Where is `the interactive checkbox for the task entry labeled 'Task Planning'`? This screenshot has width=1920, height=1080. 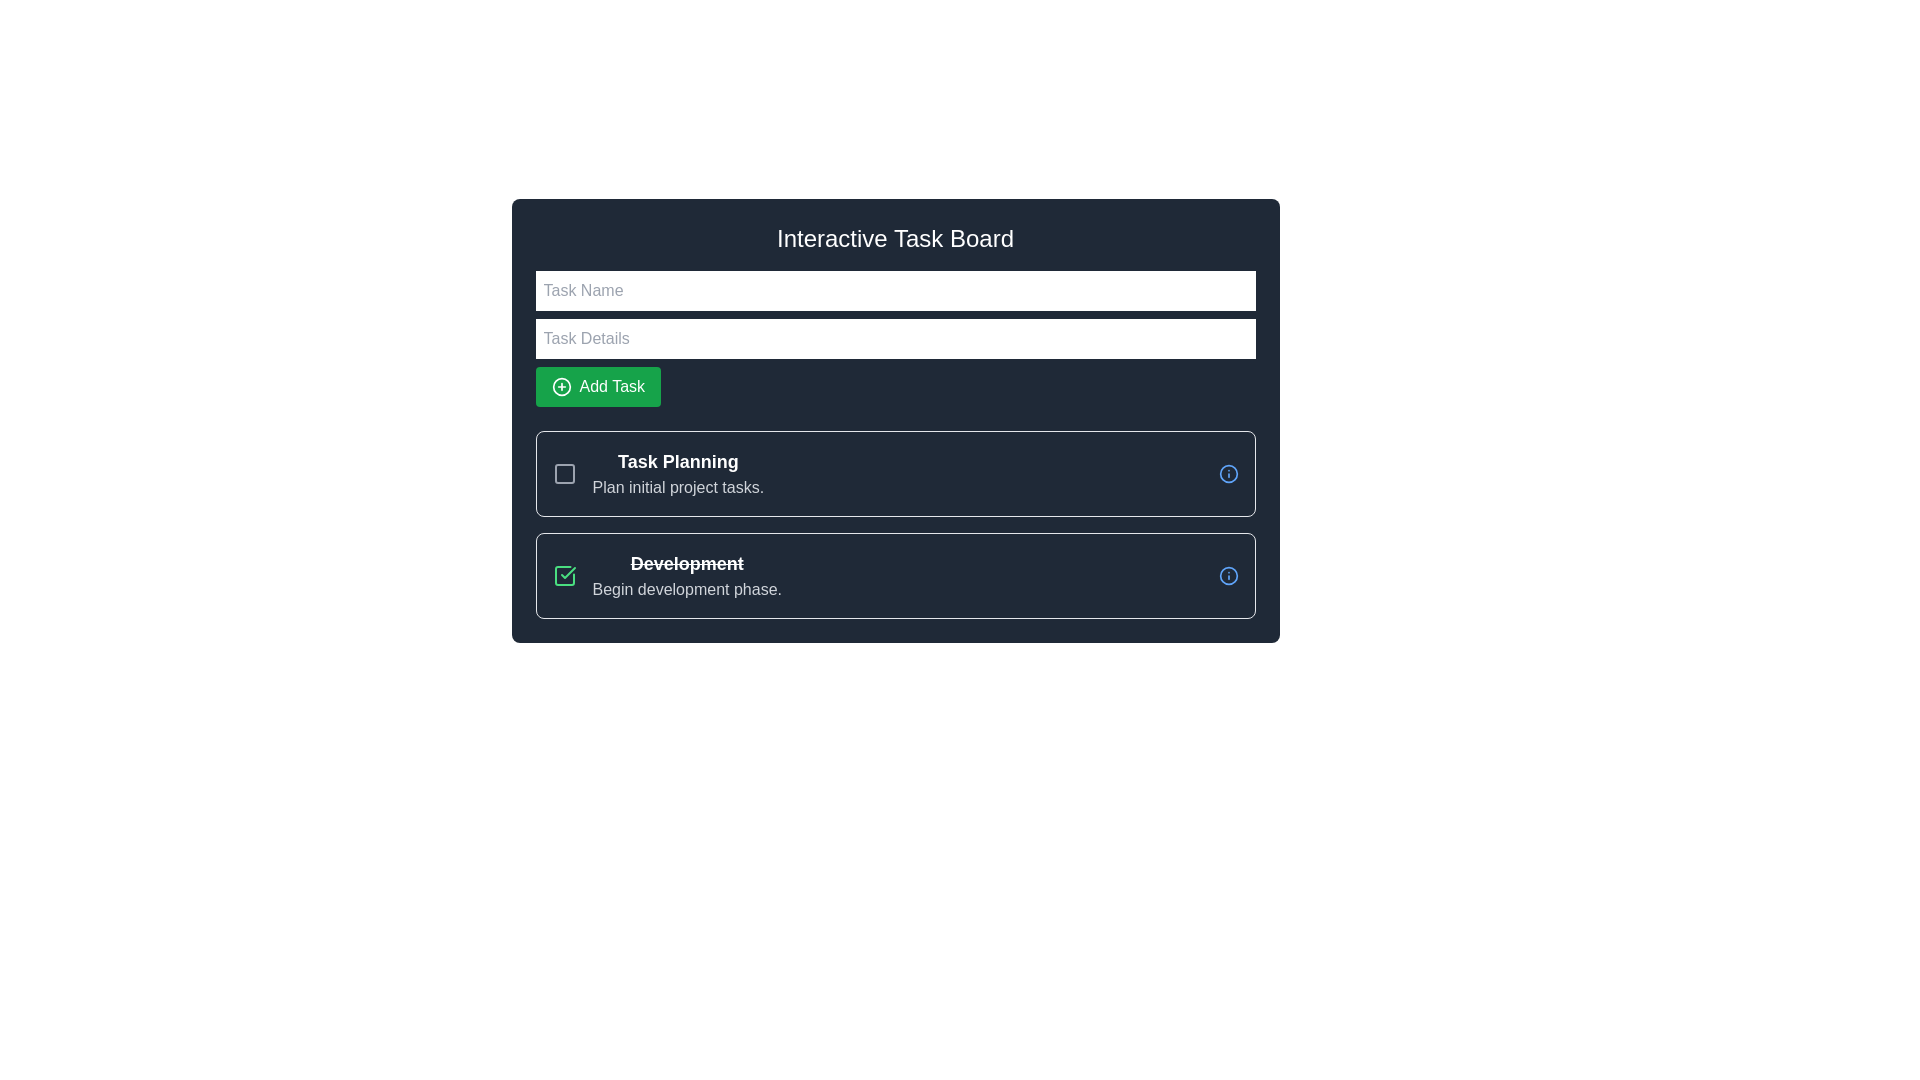 the interactive checkbox for the task entry labeled 'Task Planning' is located at coordinates (563, 474).